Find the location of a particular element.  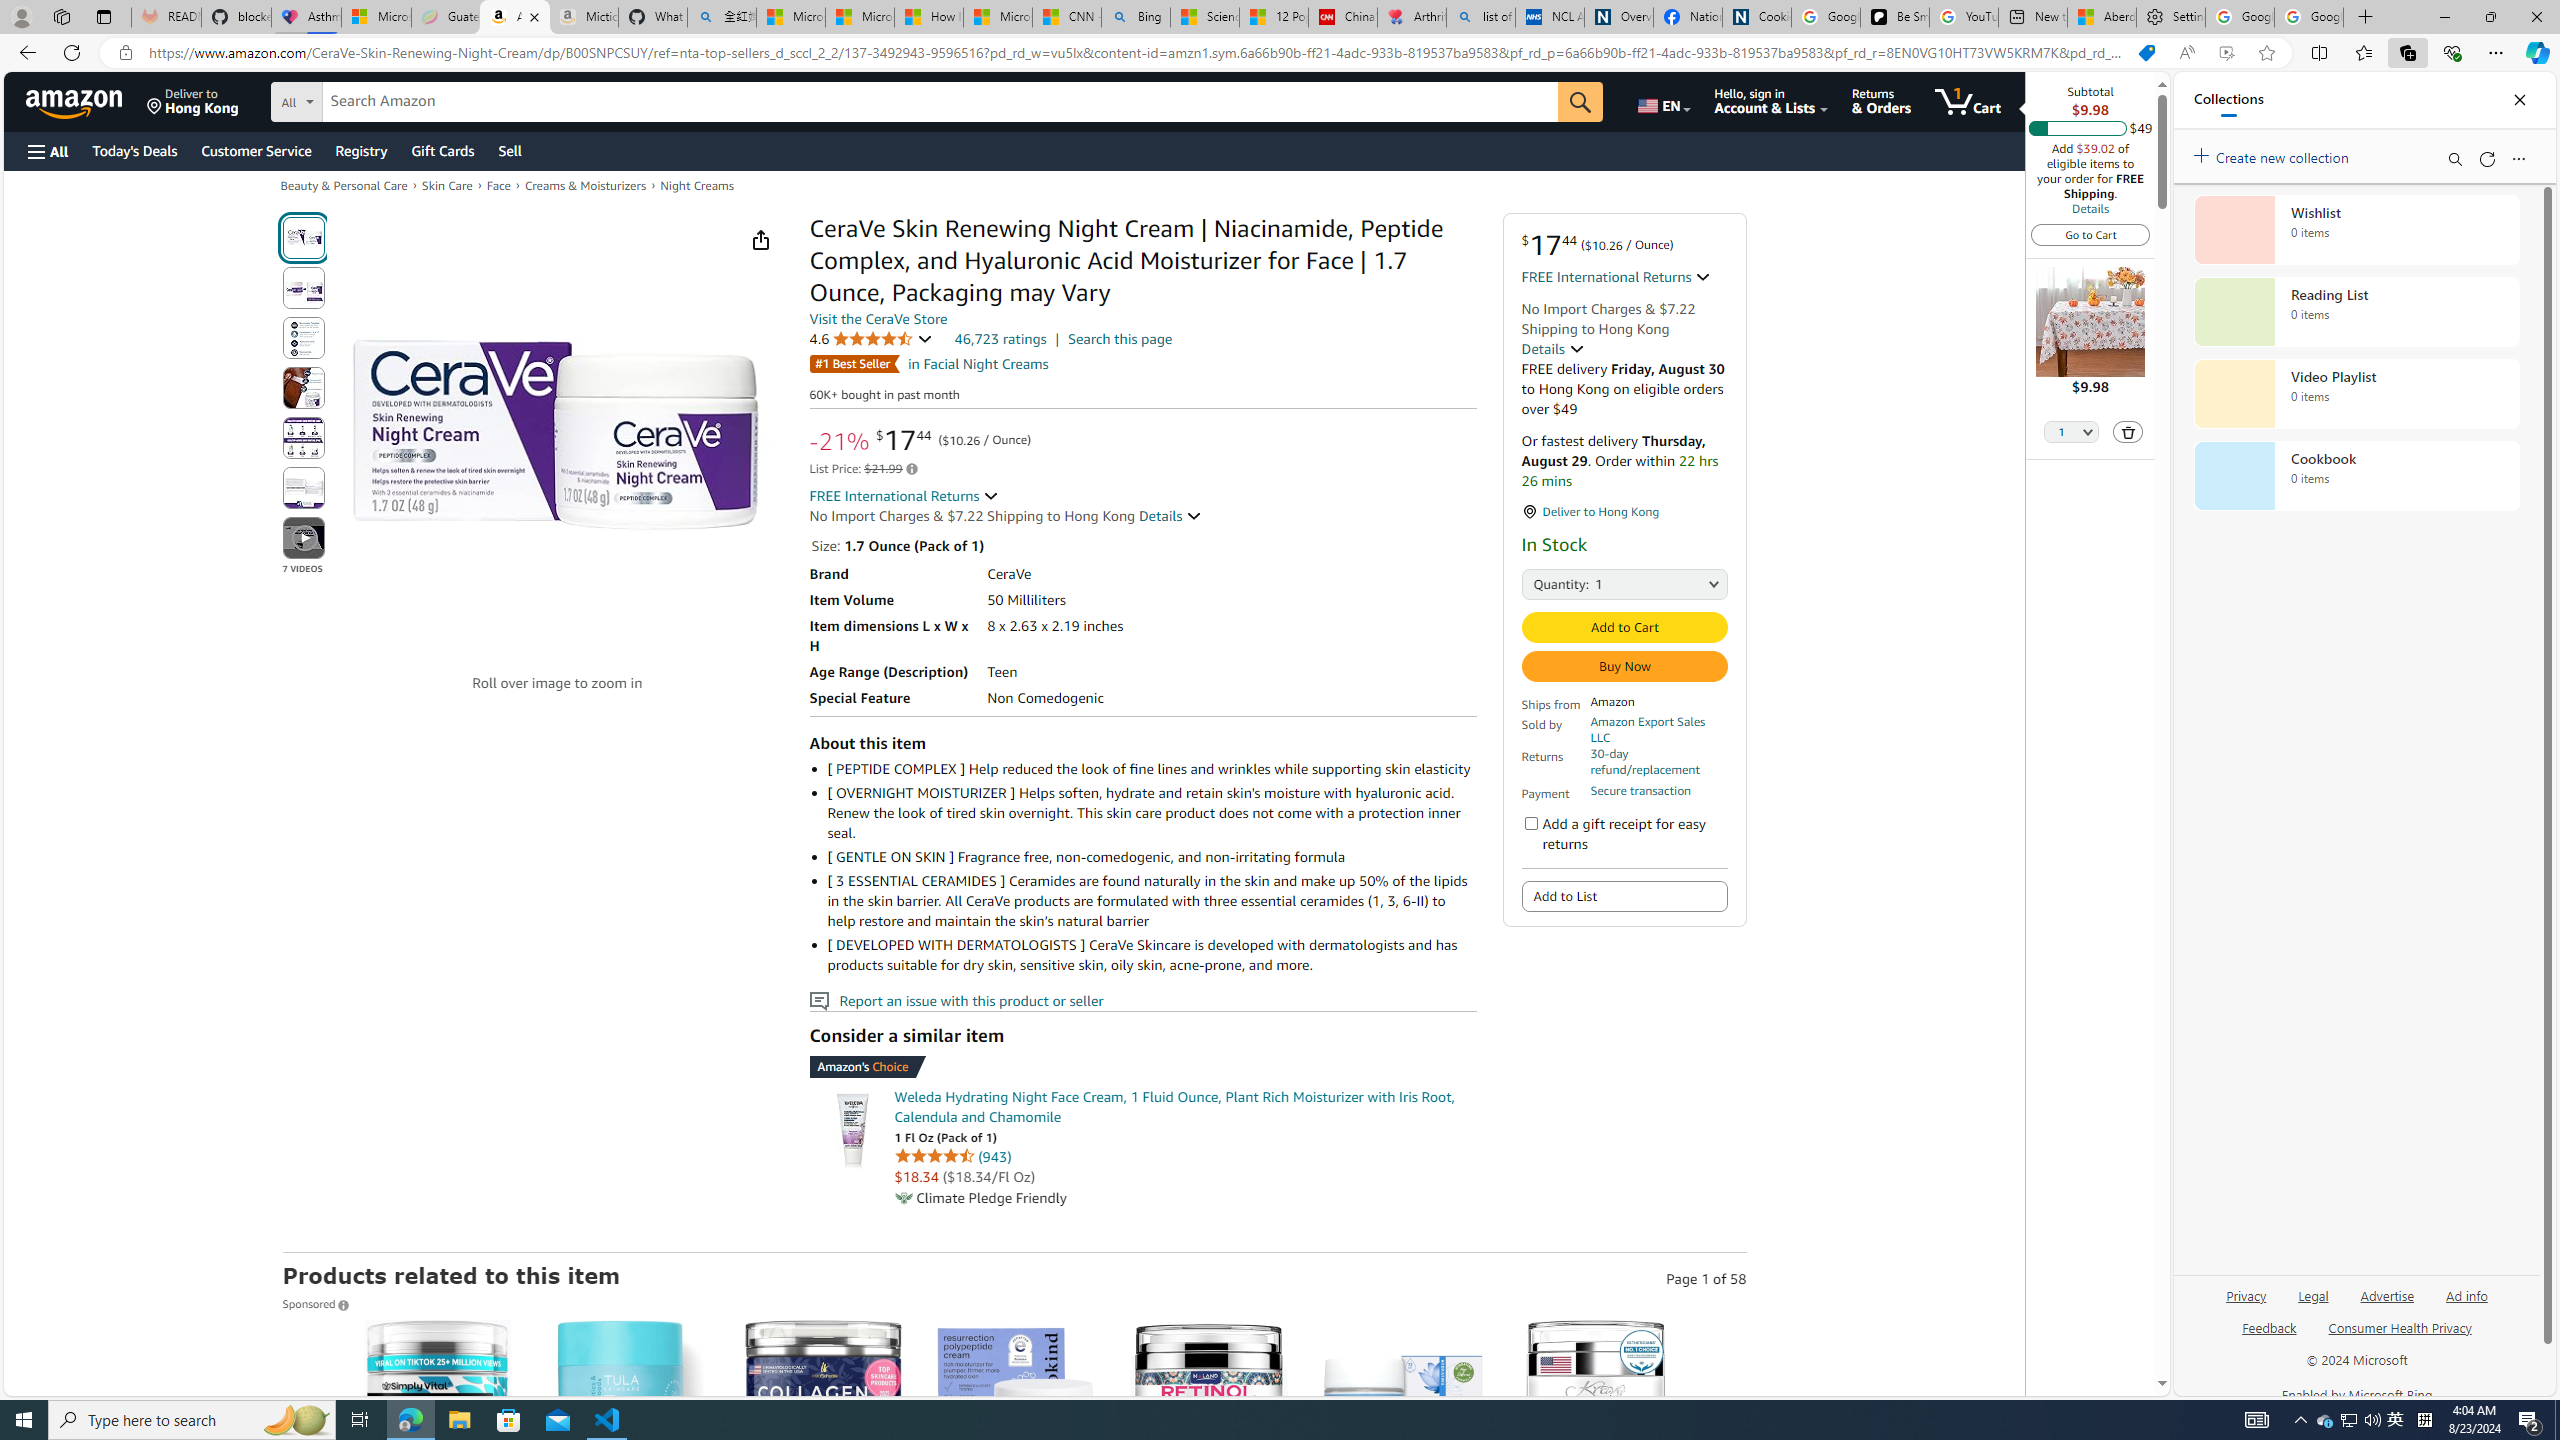

'Workspaces' is located at coordinates (61, 16).